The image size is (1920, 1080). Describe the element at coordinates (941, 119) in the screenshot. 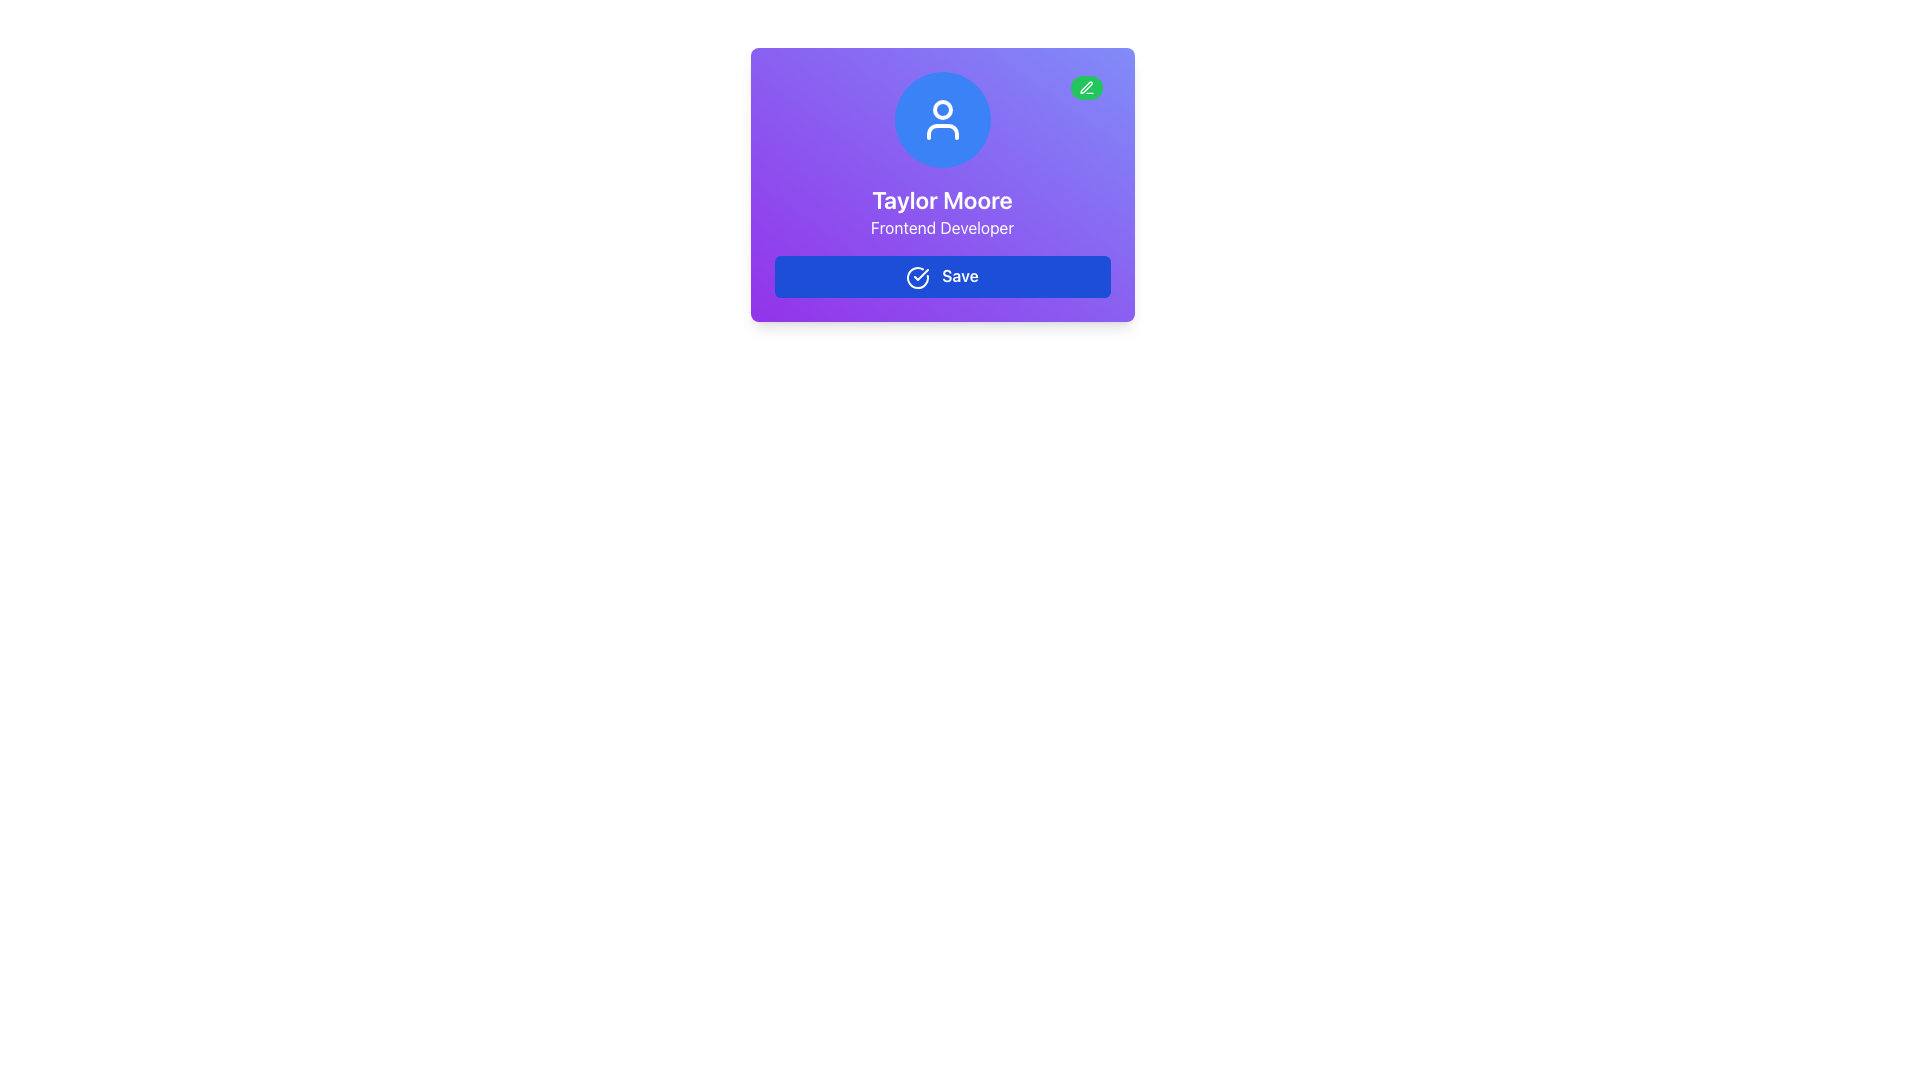

I see `the user profile icon, which is a simplified human figure styled with a white color against a blue circular background, located at the top of a purple rectangular card interface` at that location.